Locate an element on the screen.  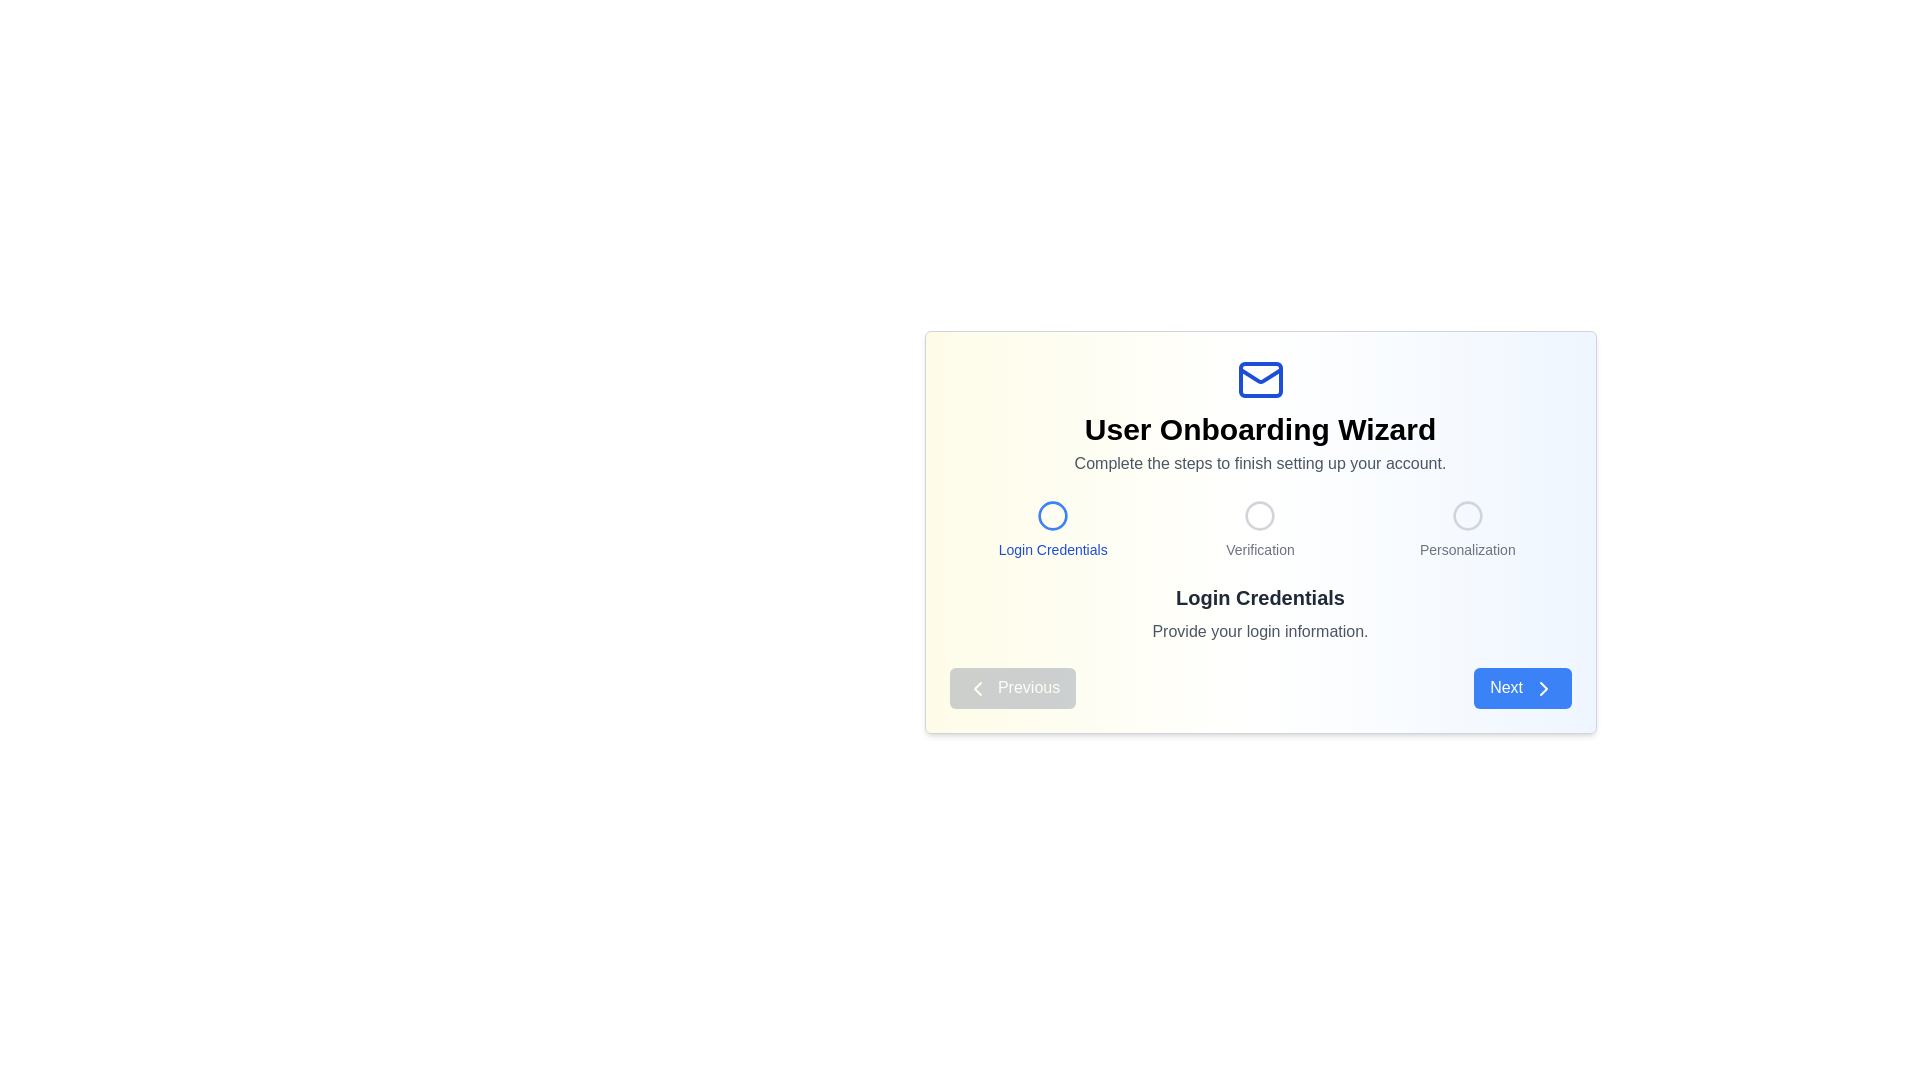
label of the first step icon in the onboarding process, which is positioned leftmost among the three sections: 'Login Credentials', 'Verification', and 'Personalization' is located at coordinates (1052, 528).